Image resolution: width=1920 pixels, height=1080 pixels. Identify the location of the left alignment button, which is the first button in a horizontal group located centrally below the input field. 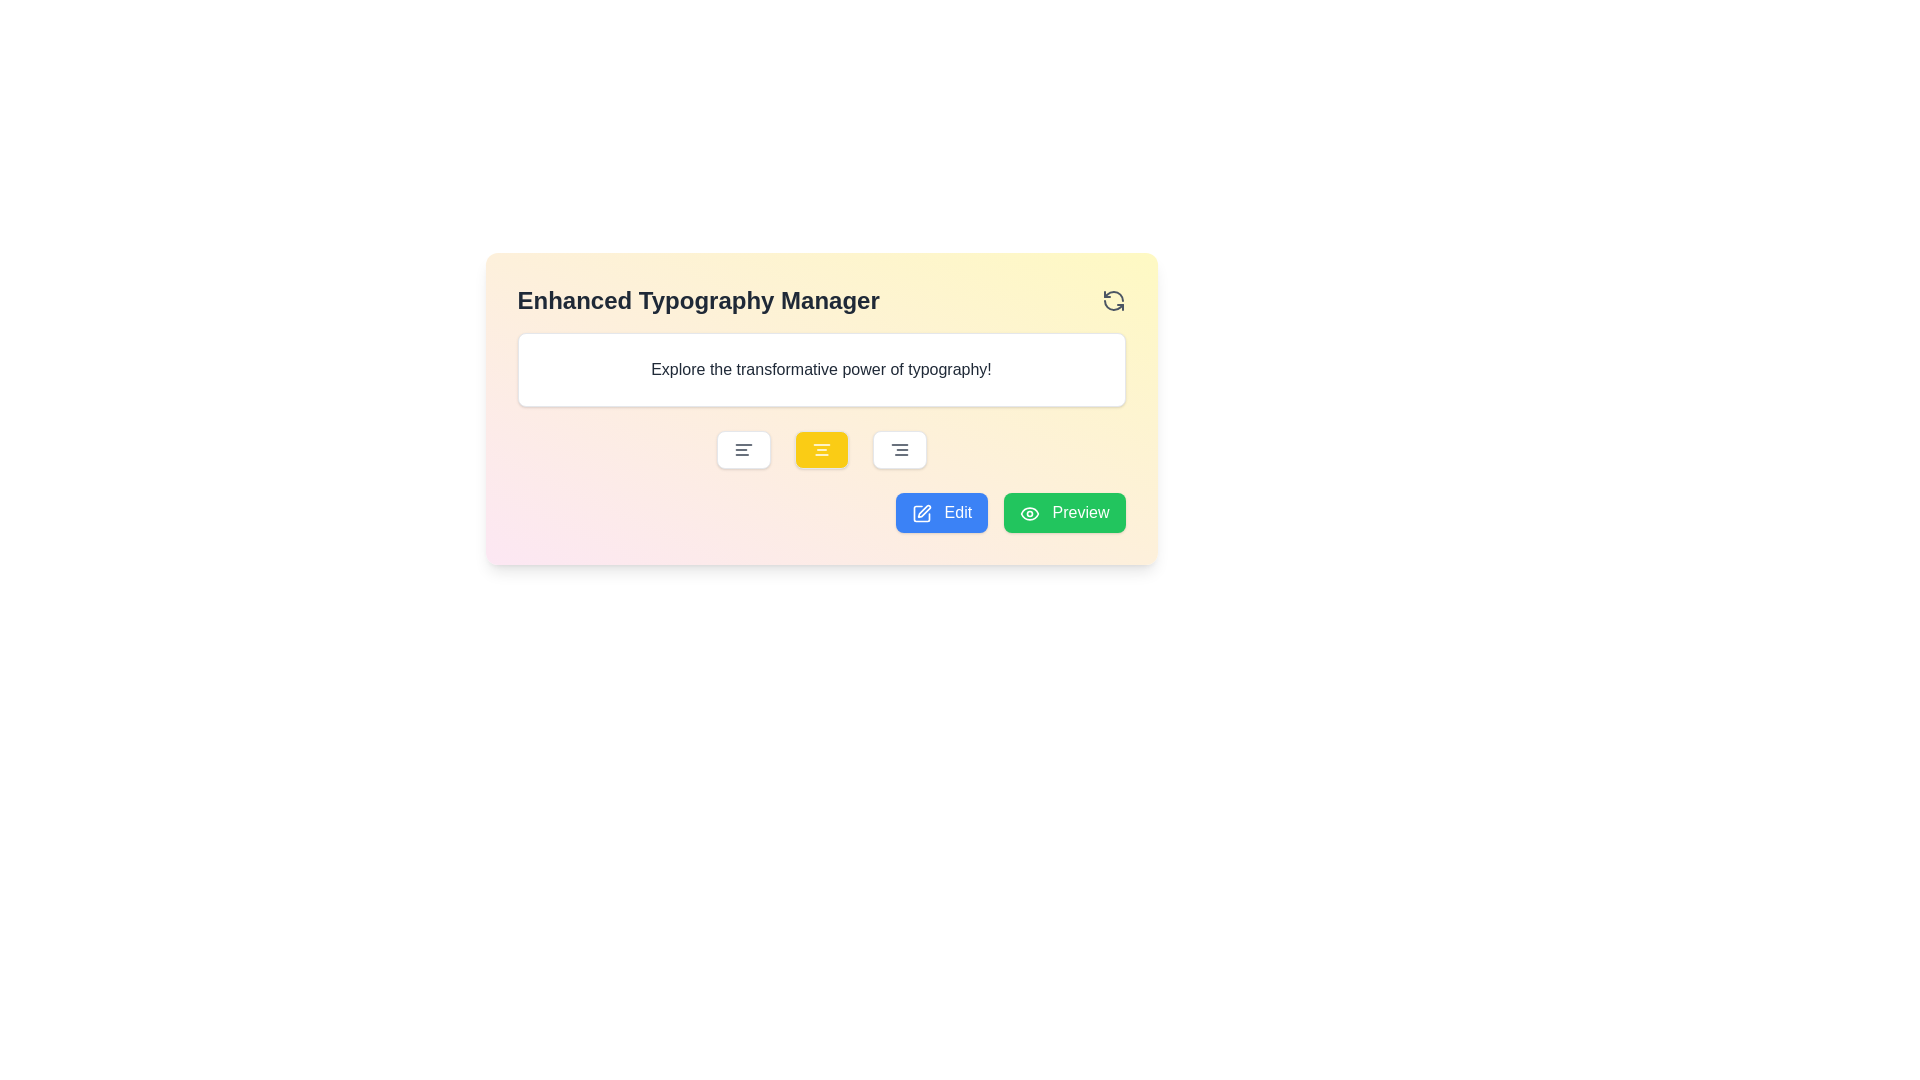
(742, 450).